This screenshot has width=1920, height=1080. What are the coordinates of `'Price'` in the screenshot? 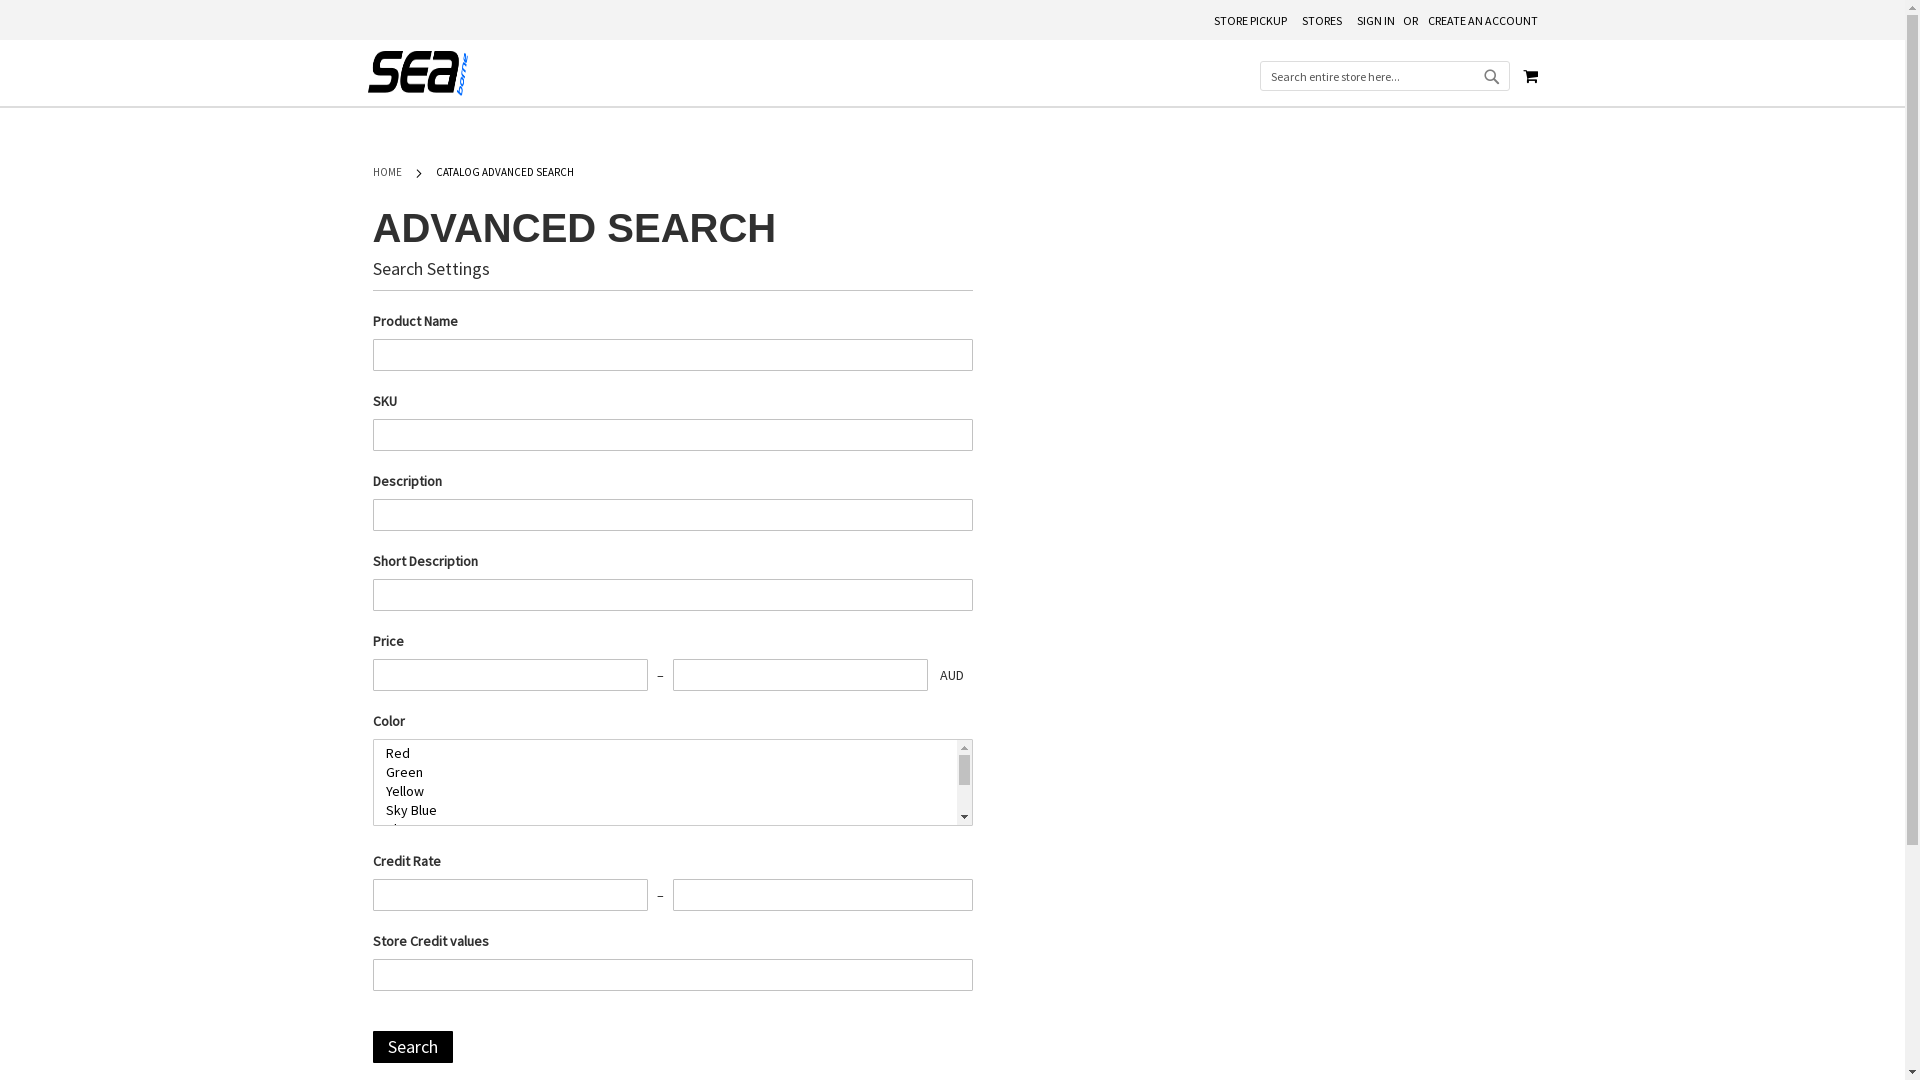 It's located at (509, 675).